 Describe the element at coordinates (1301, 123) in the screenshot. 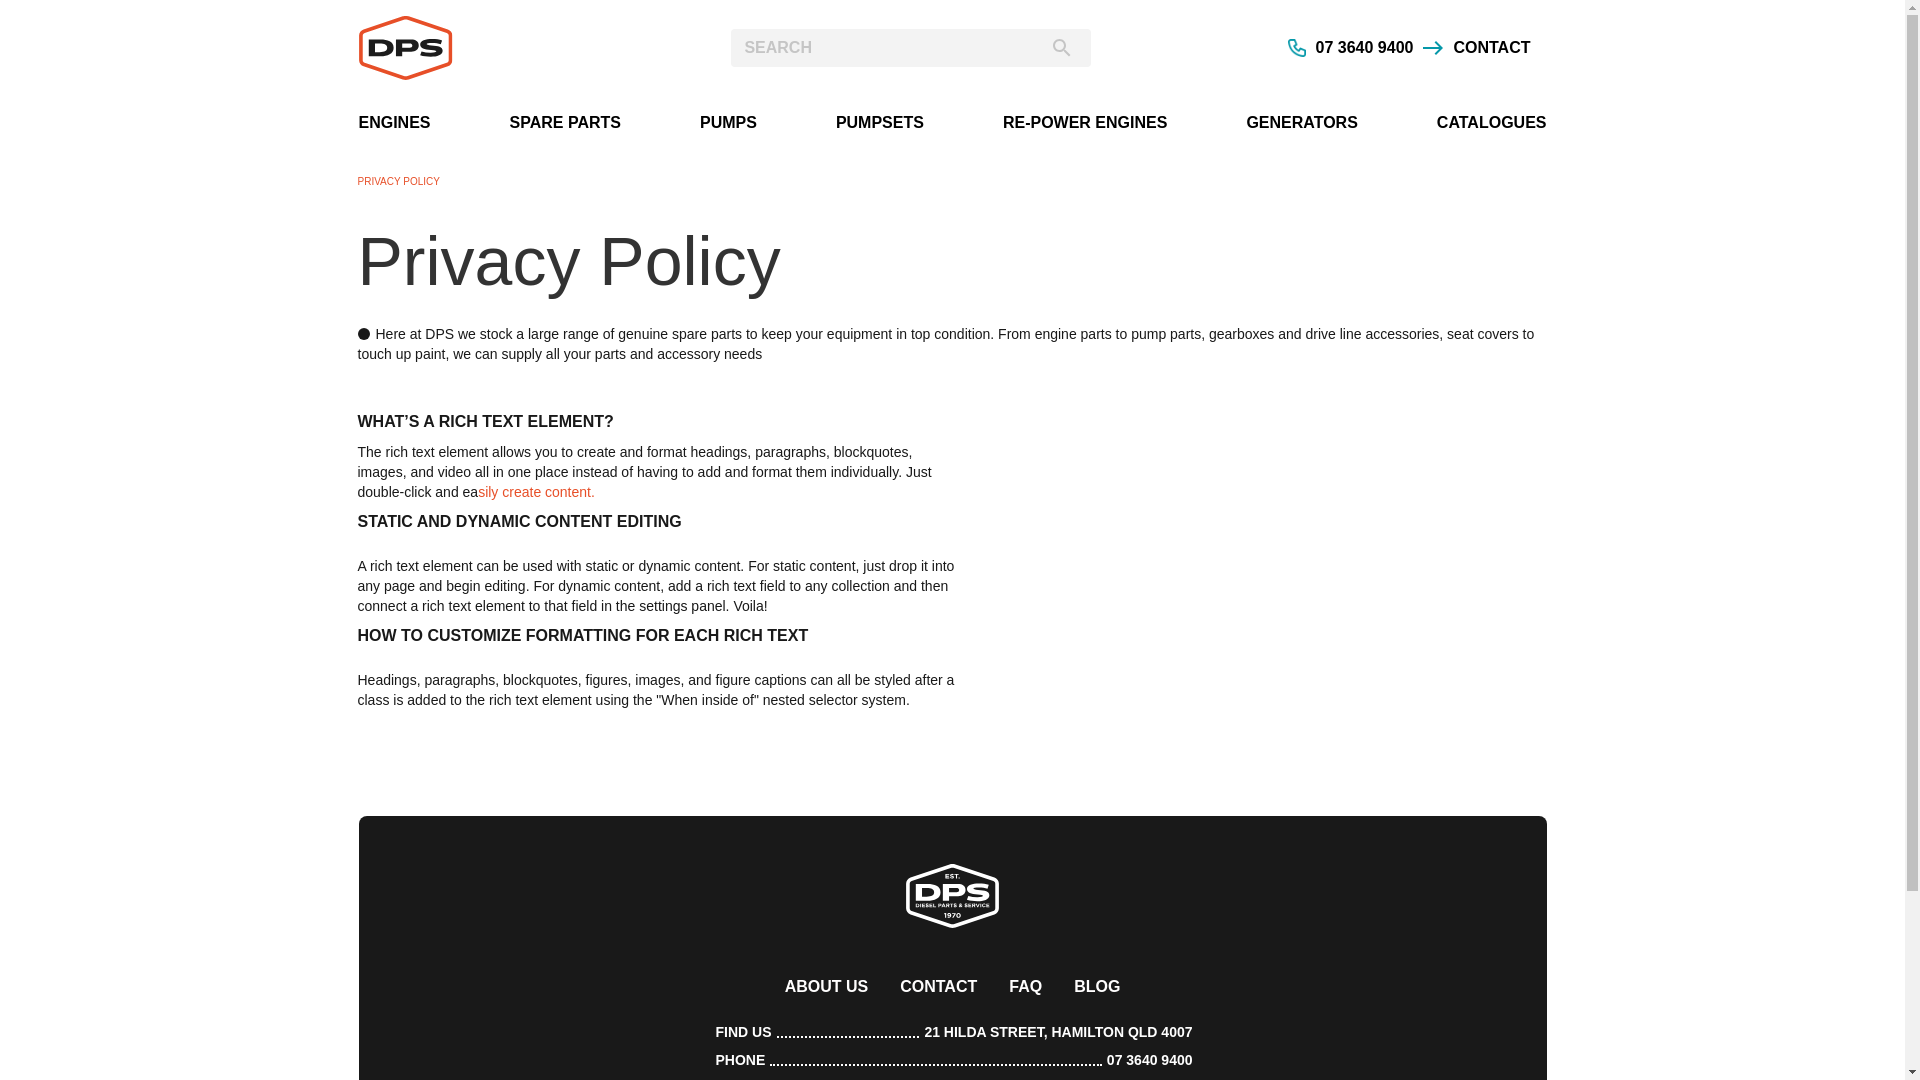

I see `'GENERATORS'` at that location.